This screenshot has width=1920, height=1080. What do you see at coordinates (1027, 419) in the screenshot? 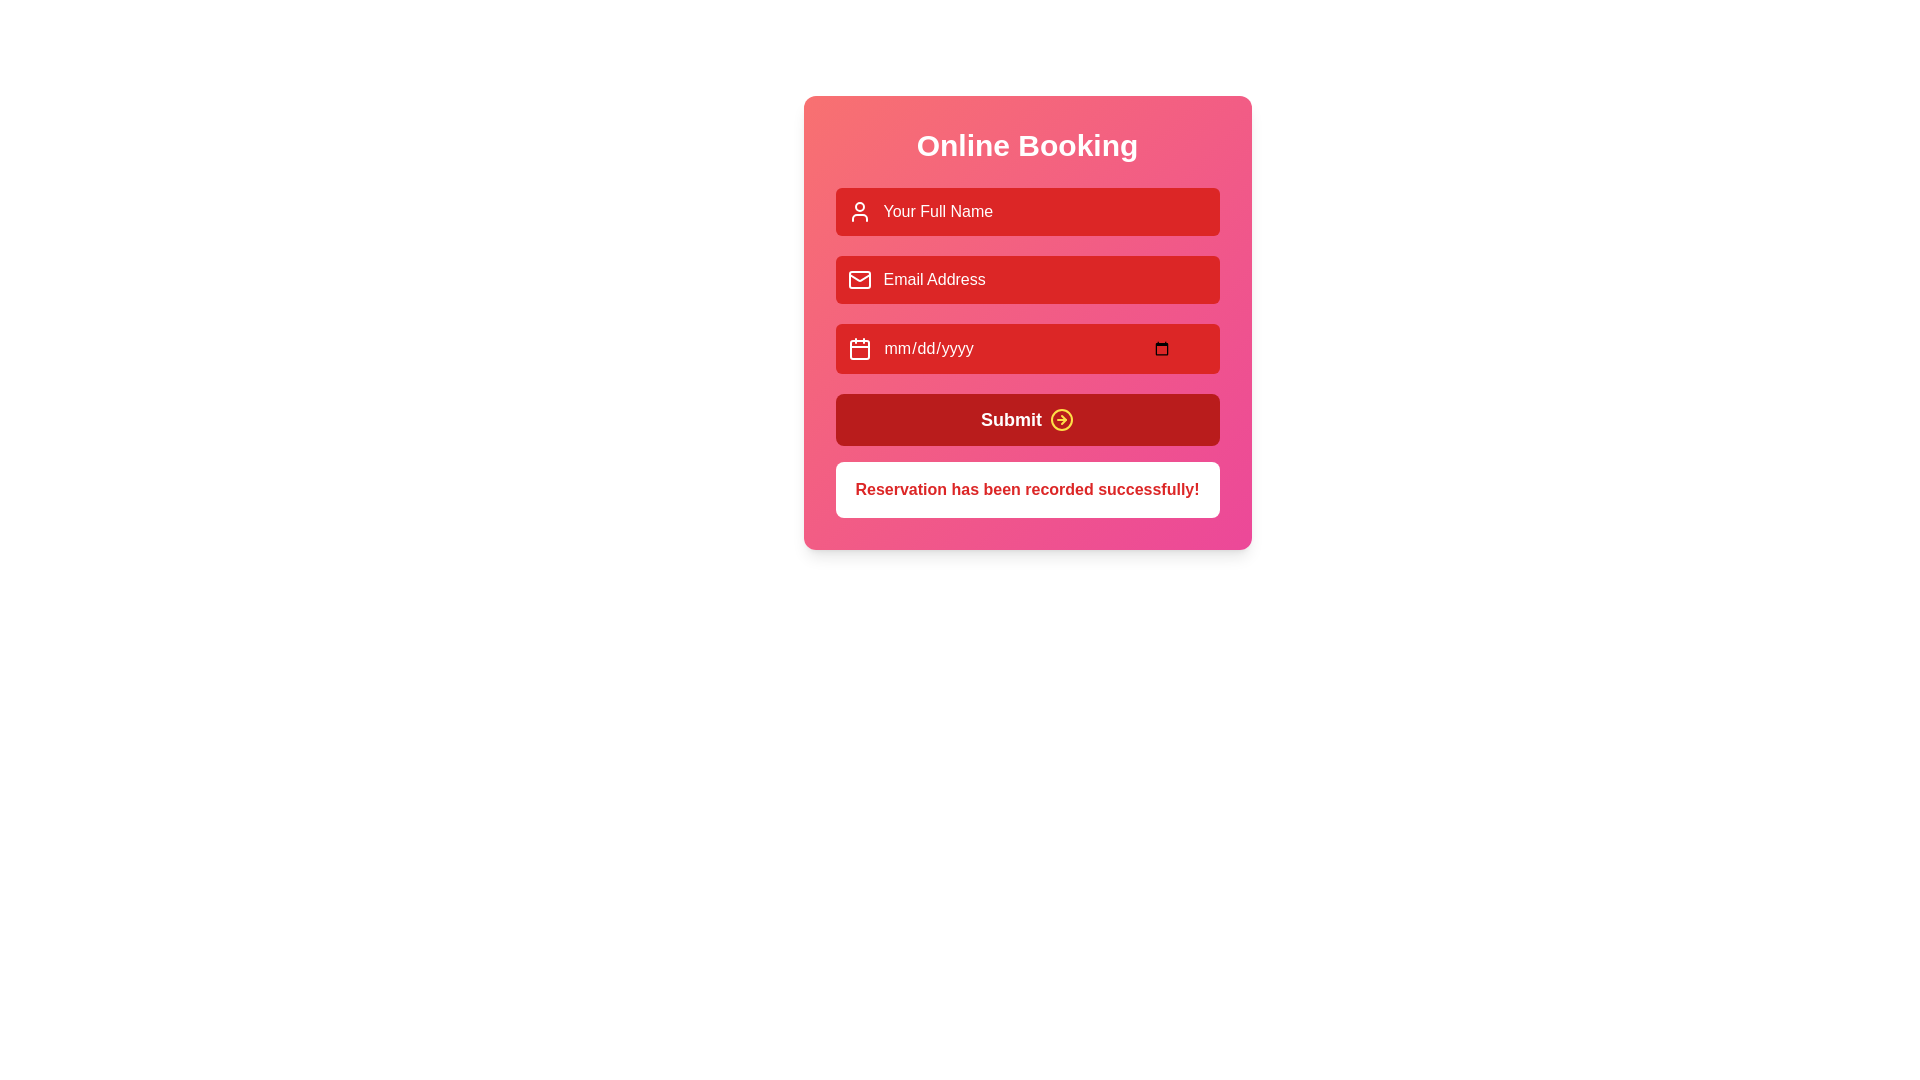
I see `the rectangular red 'Submit' button with white bold text` at bounding box center [1027, 419].